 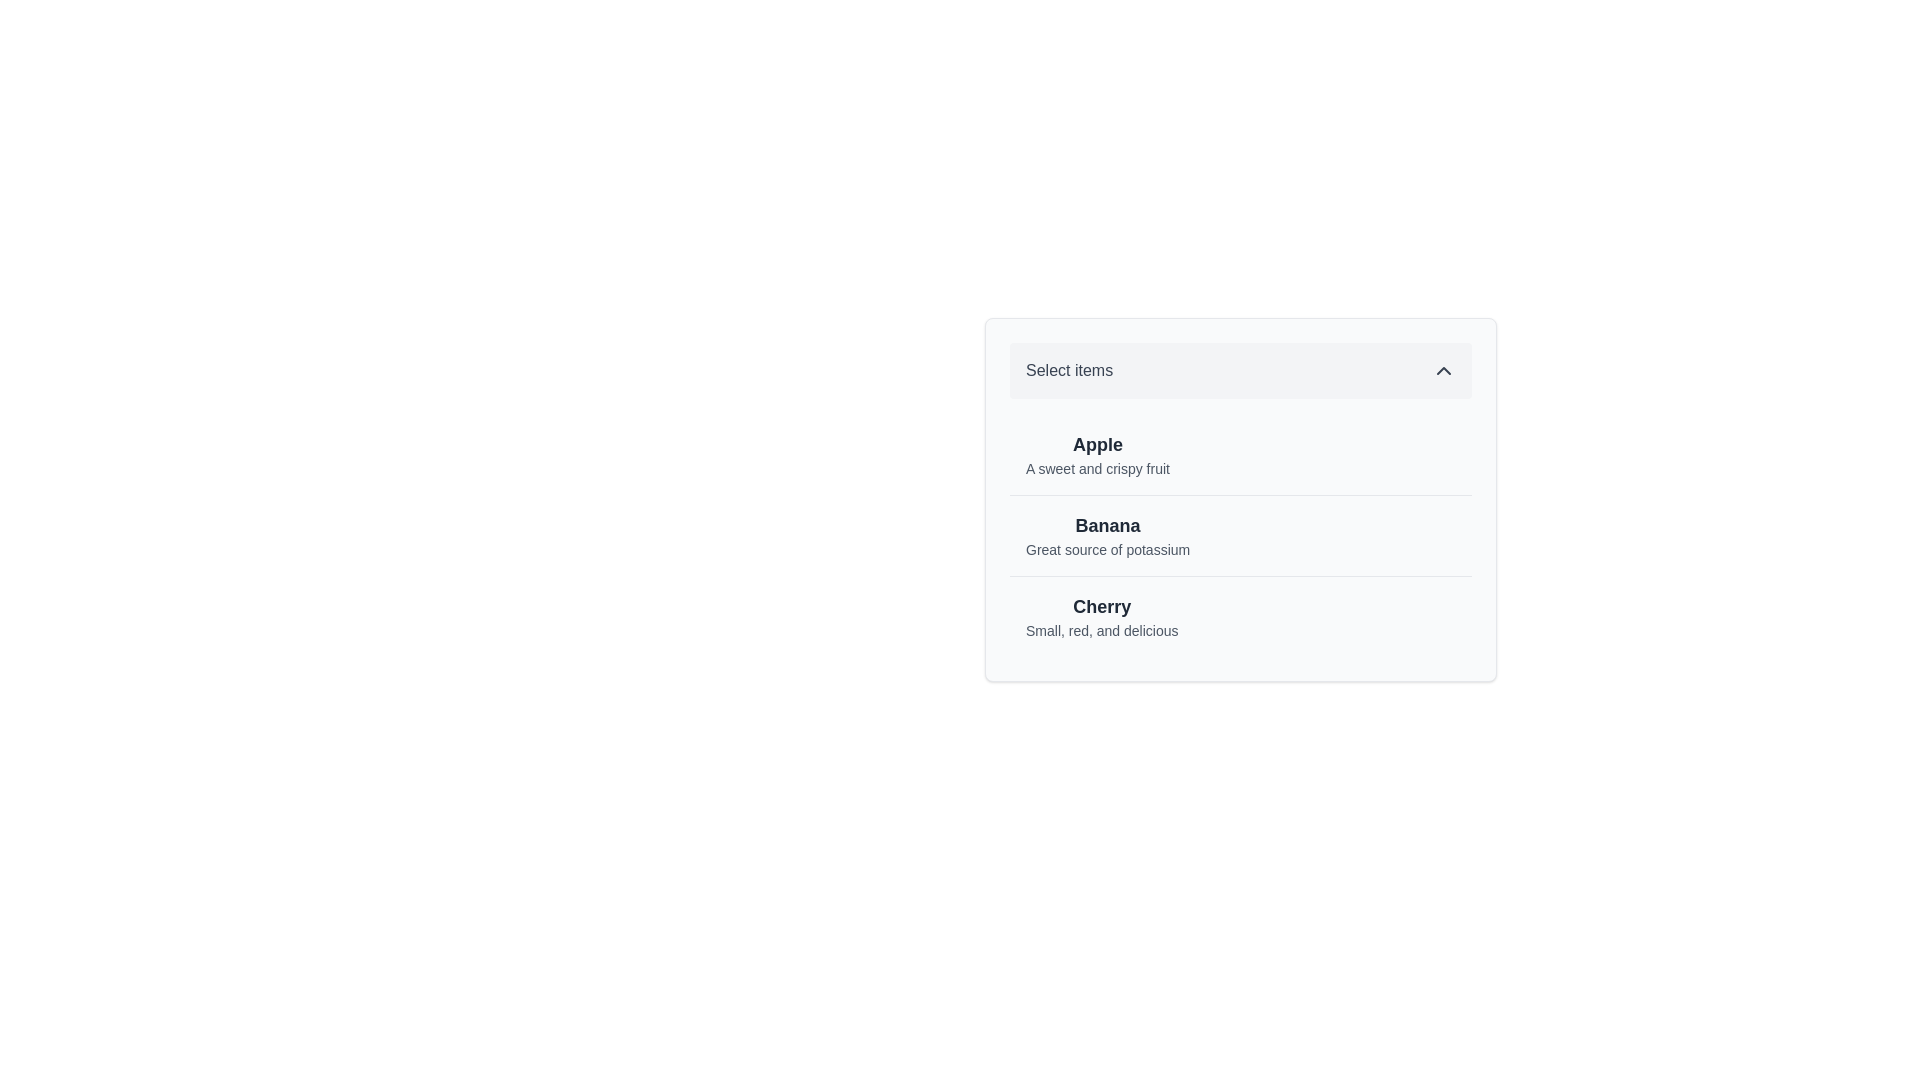 What do you see at coordinates (1097, 455) in the screenshot?
I see `the first item` at bounding box center [1097, 455].